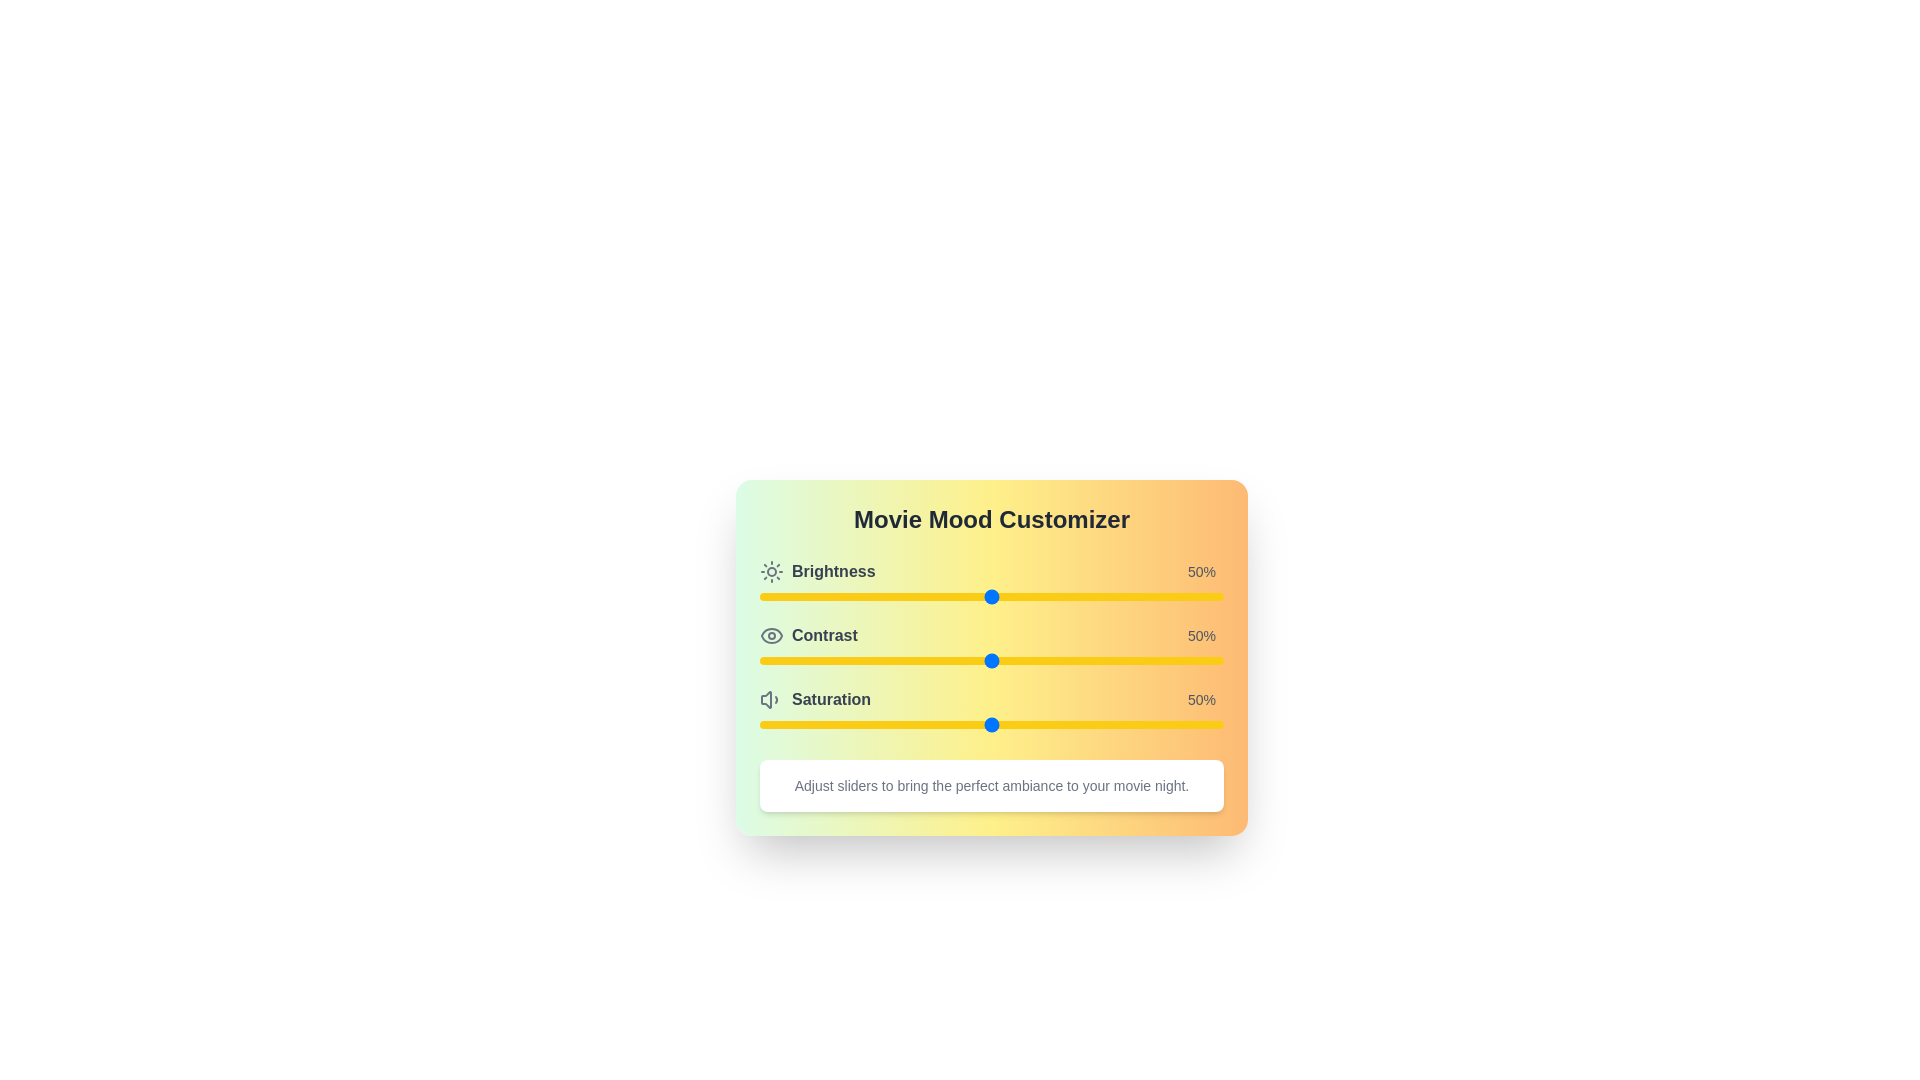 The height and width of the screenshot is (1080, 1920). I want to click on the contrast level, so click(973, 660).